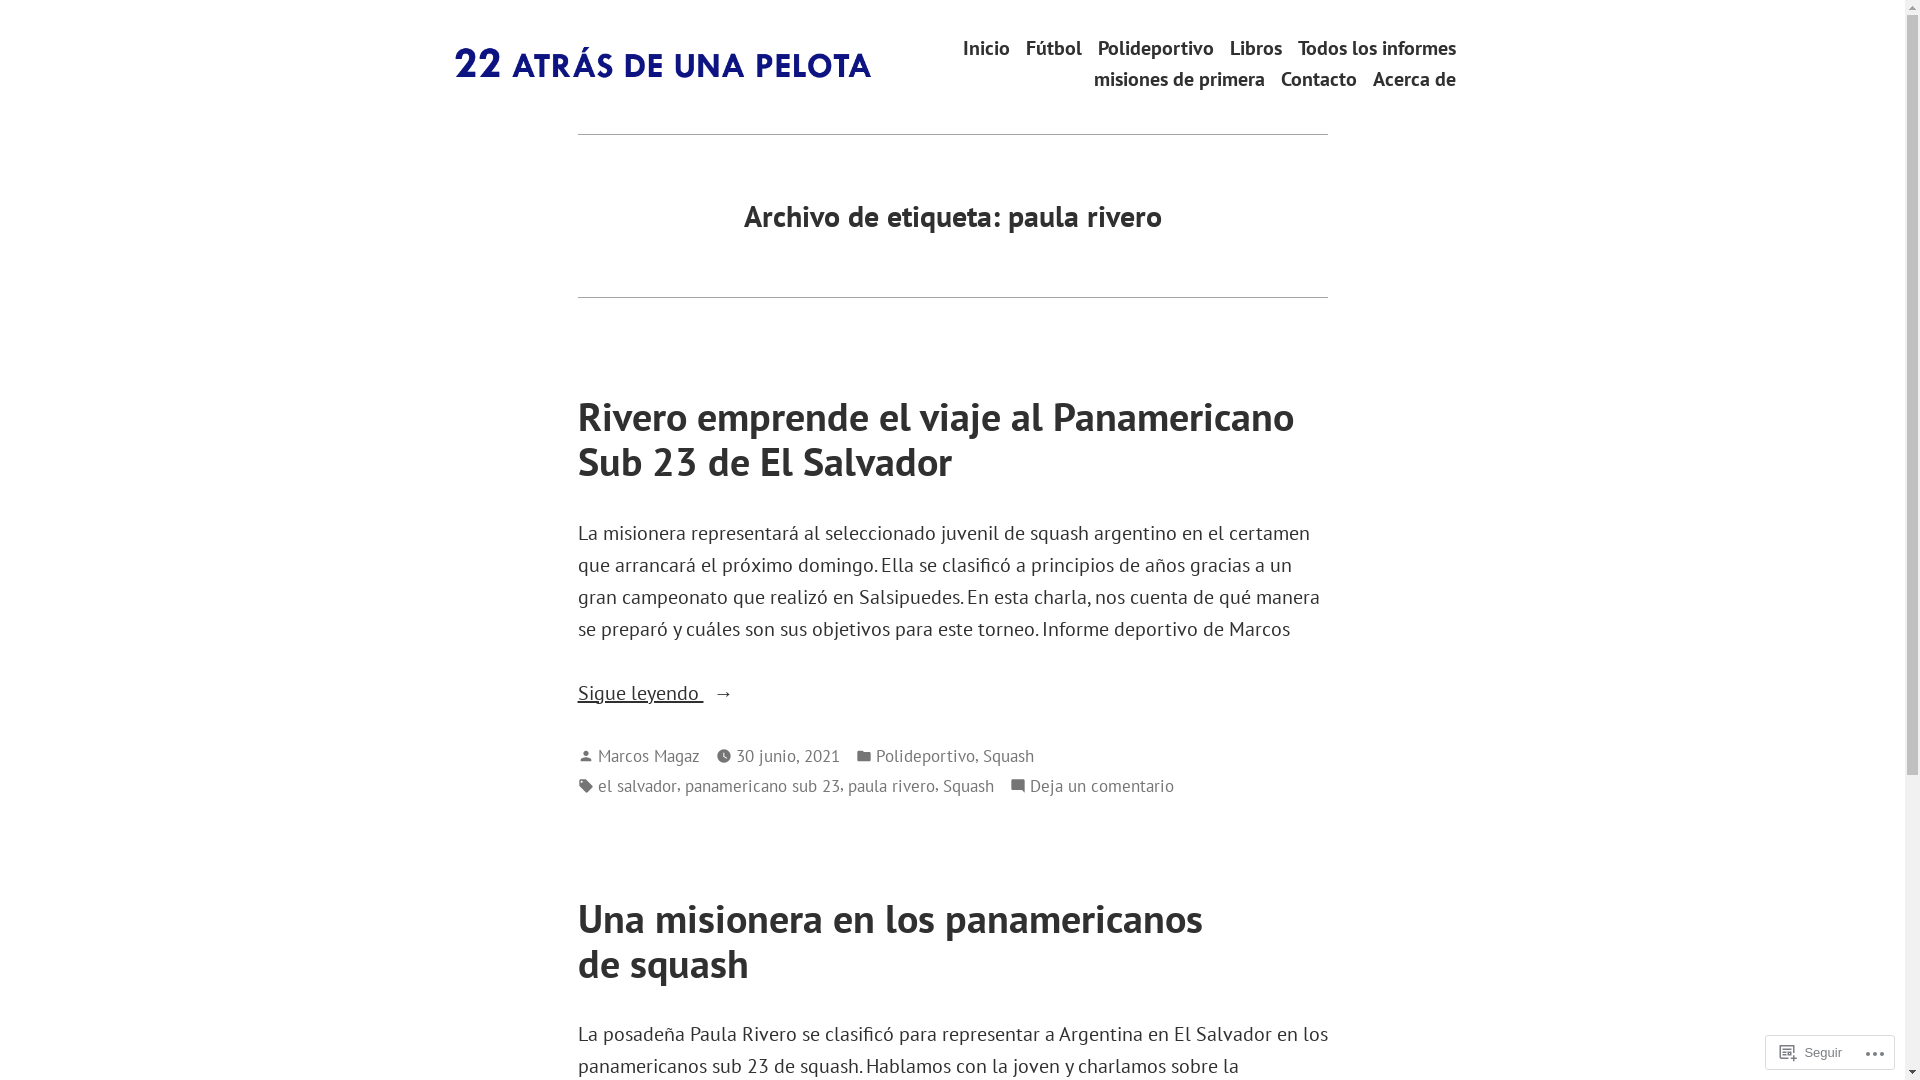  I want to click on 'misiones de primera', so click(1179, 78).